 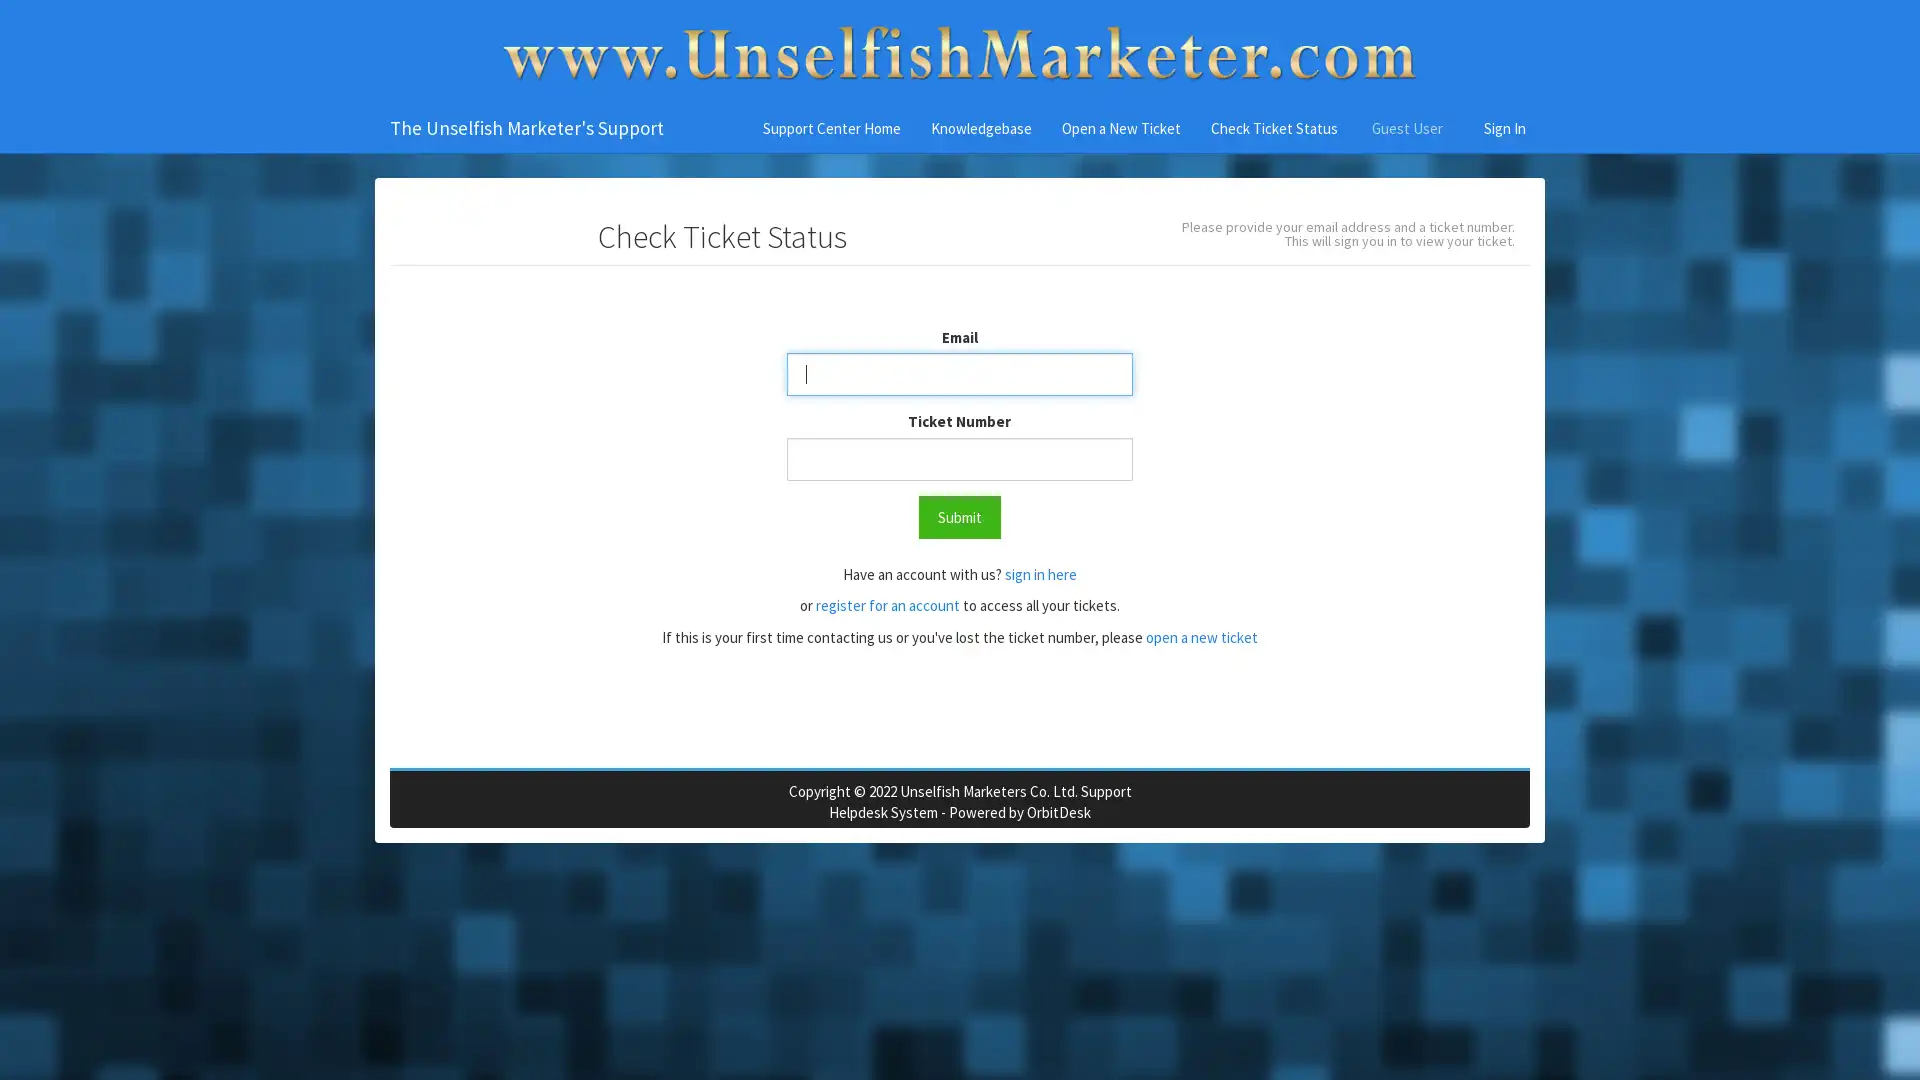 What do you see at coordinates (958, 515) in the screenshot?
I see `Submit` at bounding box center [958, 515].